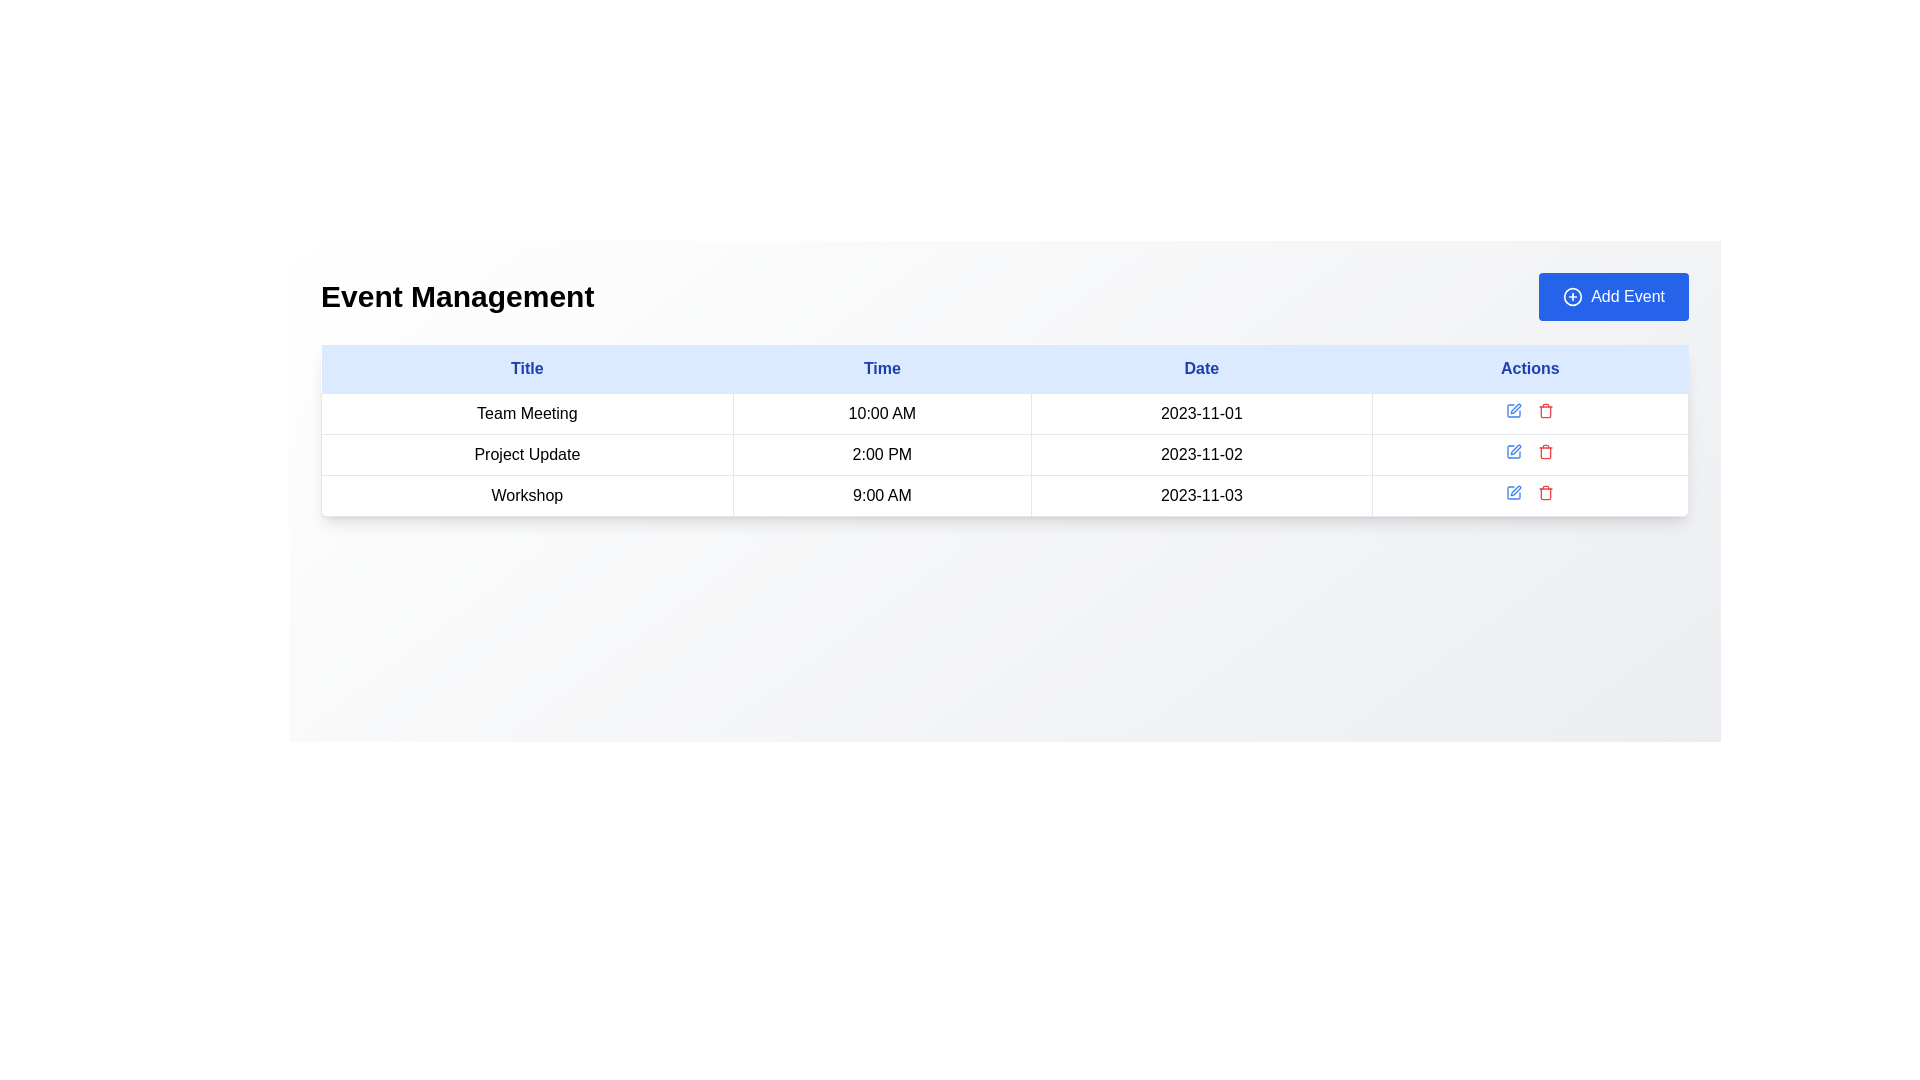  I want to click on the 'Add New Event' button located at the top-right corner of the 'Event Management' header, so click(1614, 297).